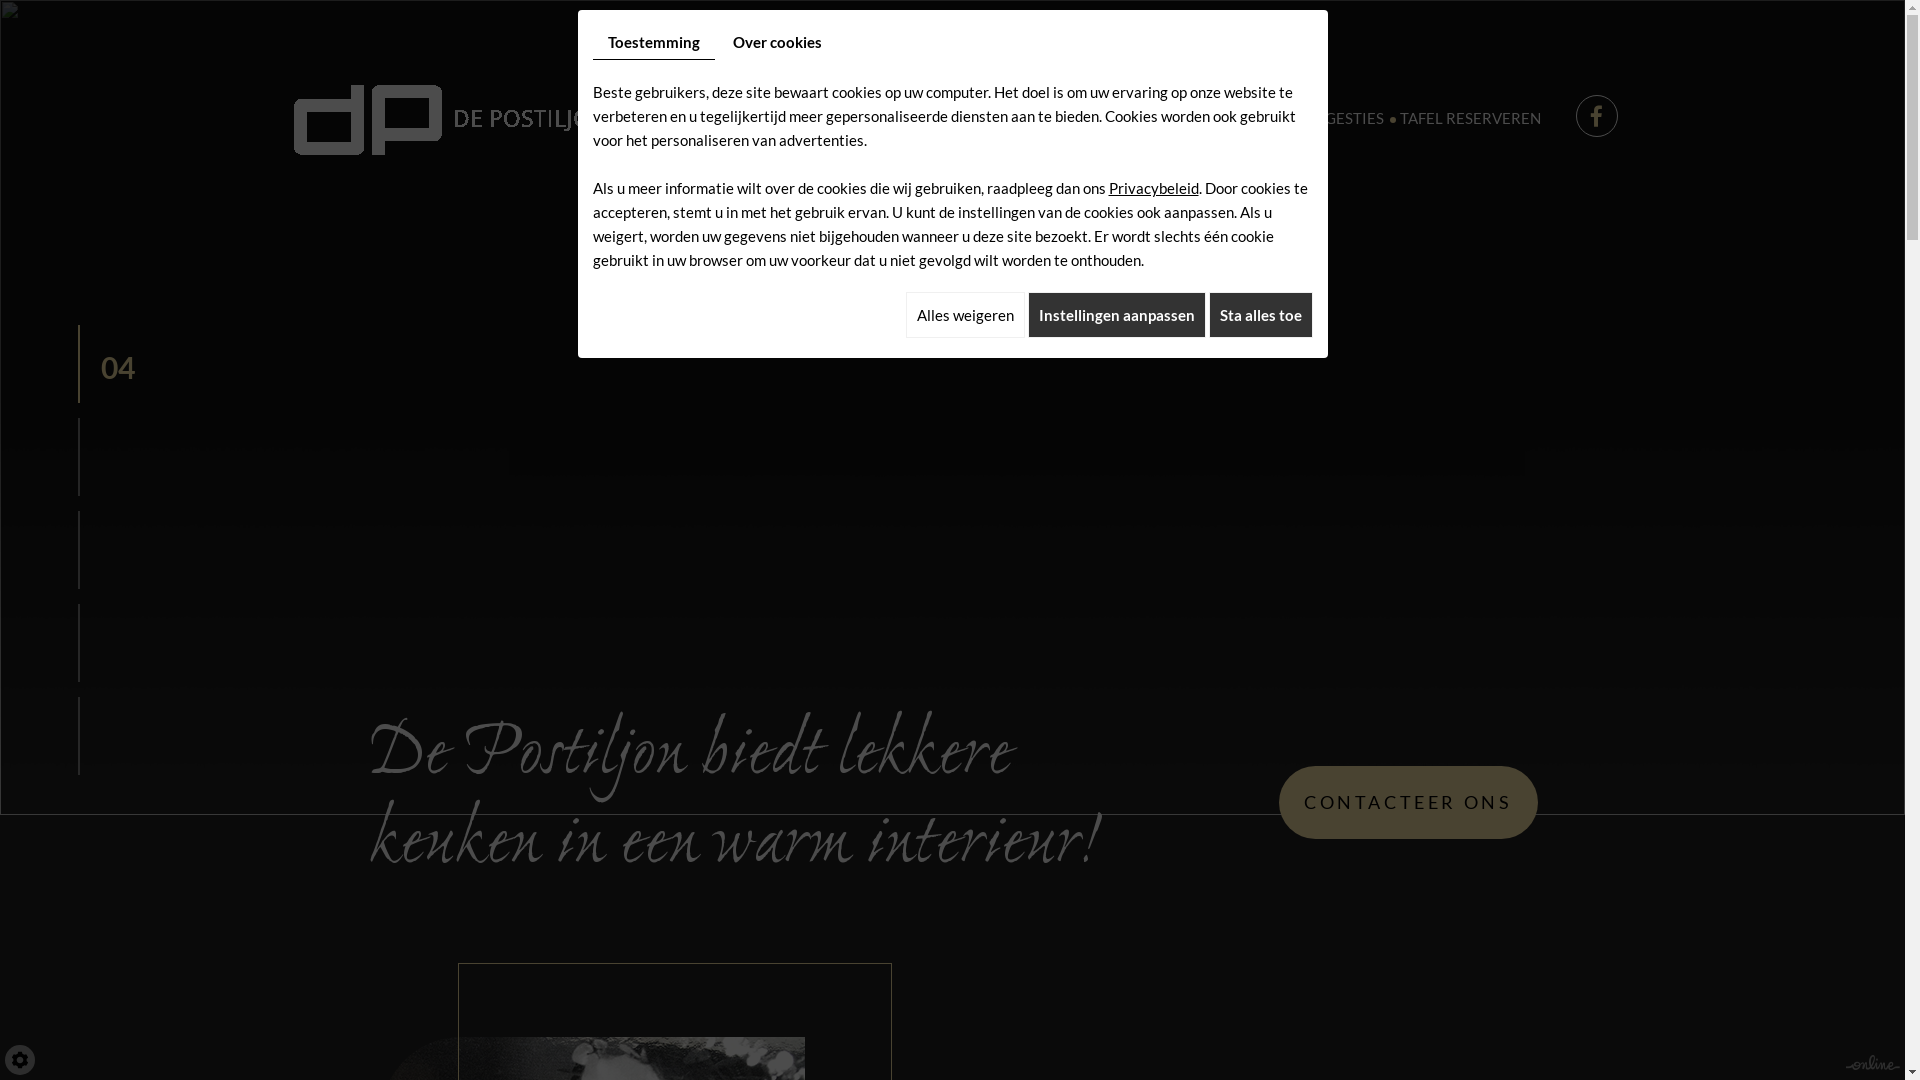 The width and height of the screenshot is (1920, 1080). Describe the element at coordinates (965, 315) in the screenshot. I see `'Alles weigeren'` at that location.